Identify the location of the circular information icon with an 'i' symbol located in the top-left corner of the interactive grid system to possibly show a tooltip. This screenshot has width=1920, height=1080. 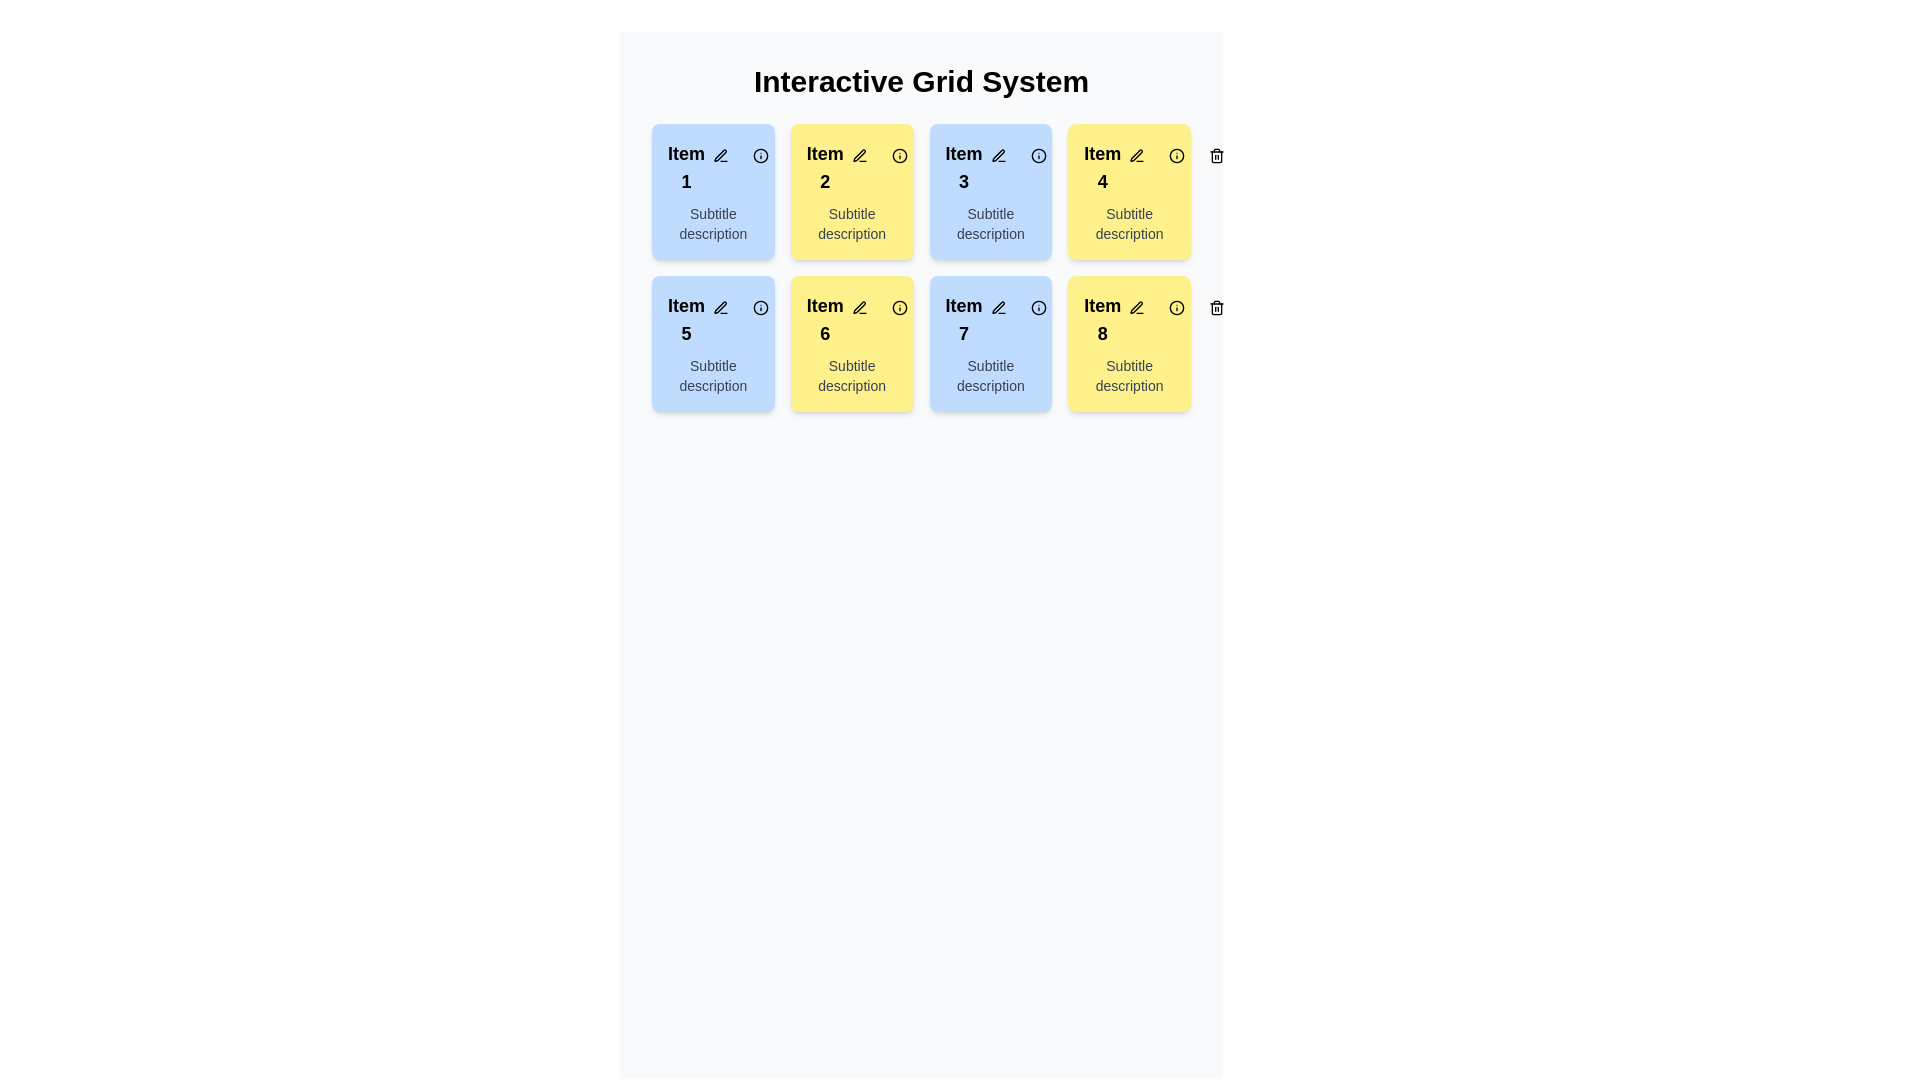
(760, 154).